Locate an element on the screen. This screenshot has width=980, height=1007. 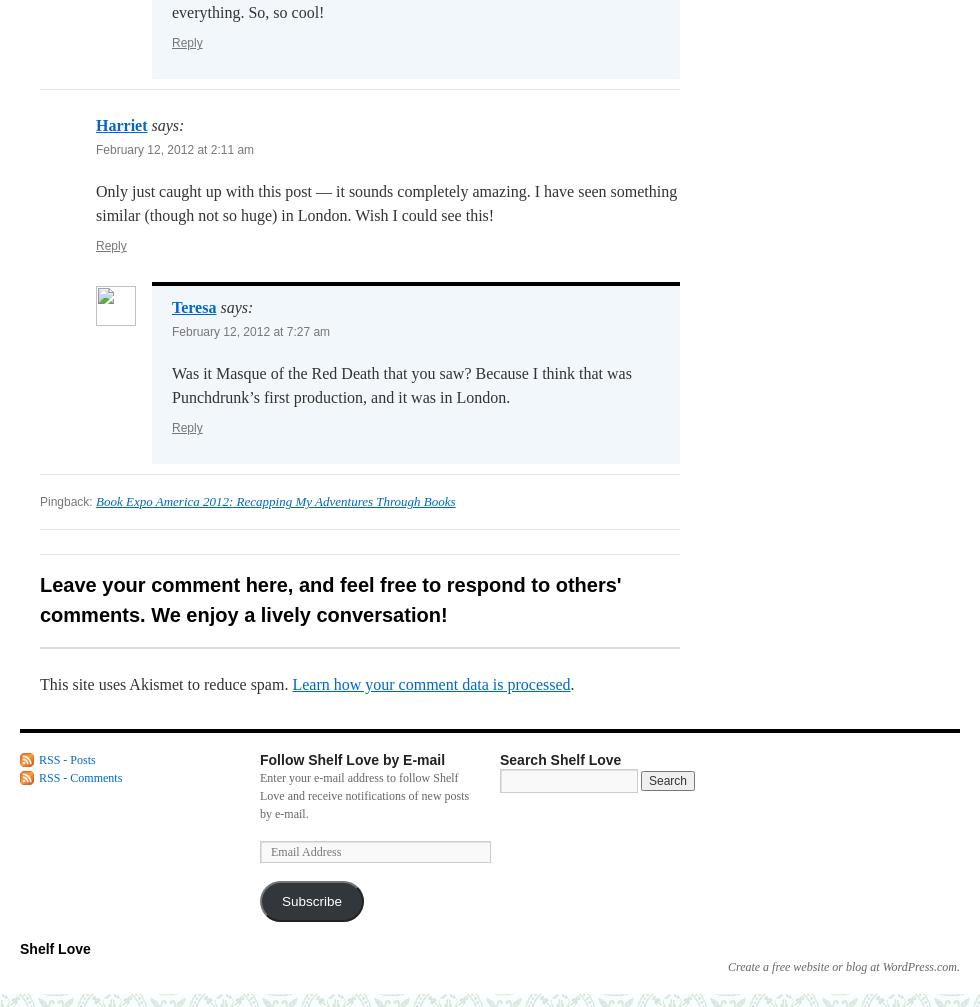
'February 12, 2012 at 2:11 am' is located at coordinates (175, 150).